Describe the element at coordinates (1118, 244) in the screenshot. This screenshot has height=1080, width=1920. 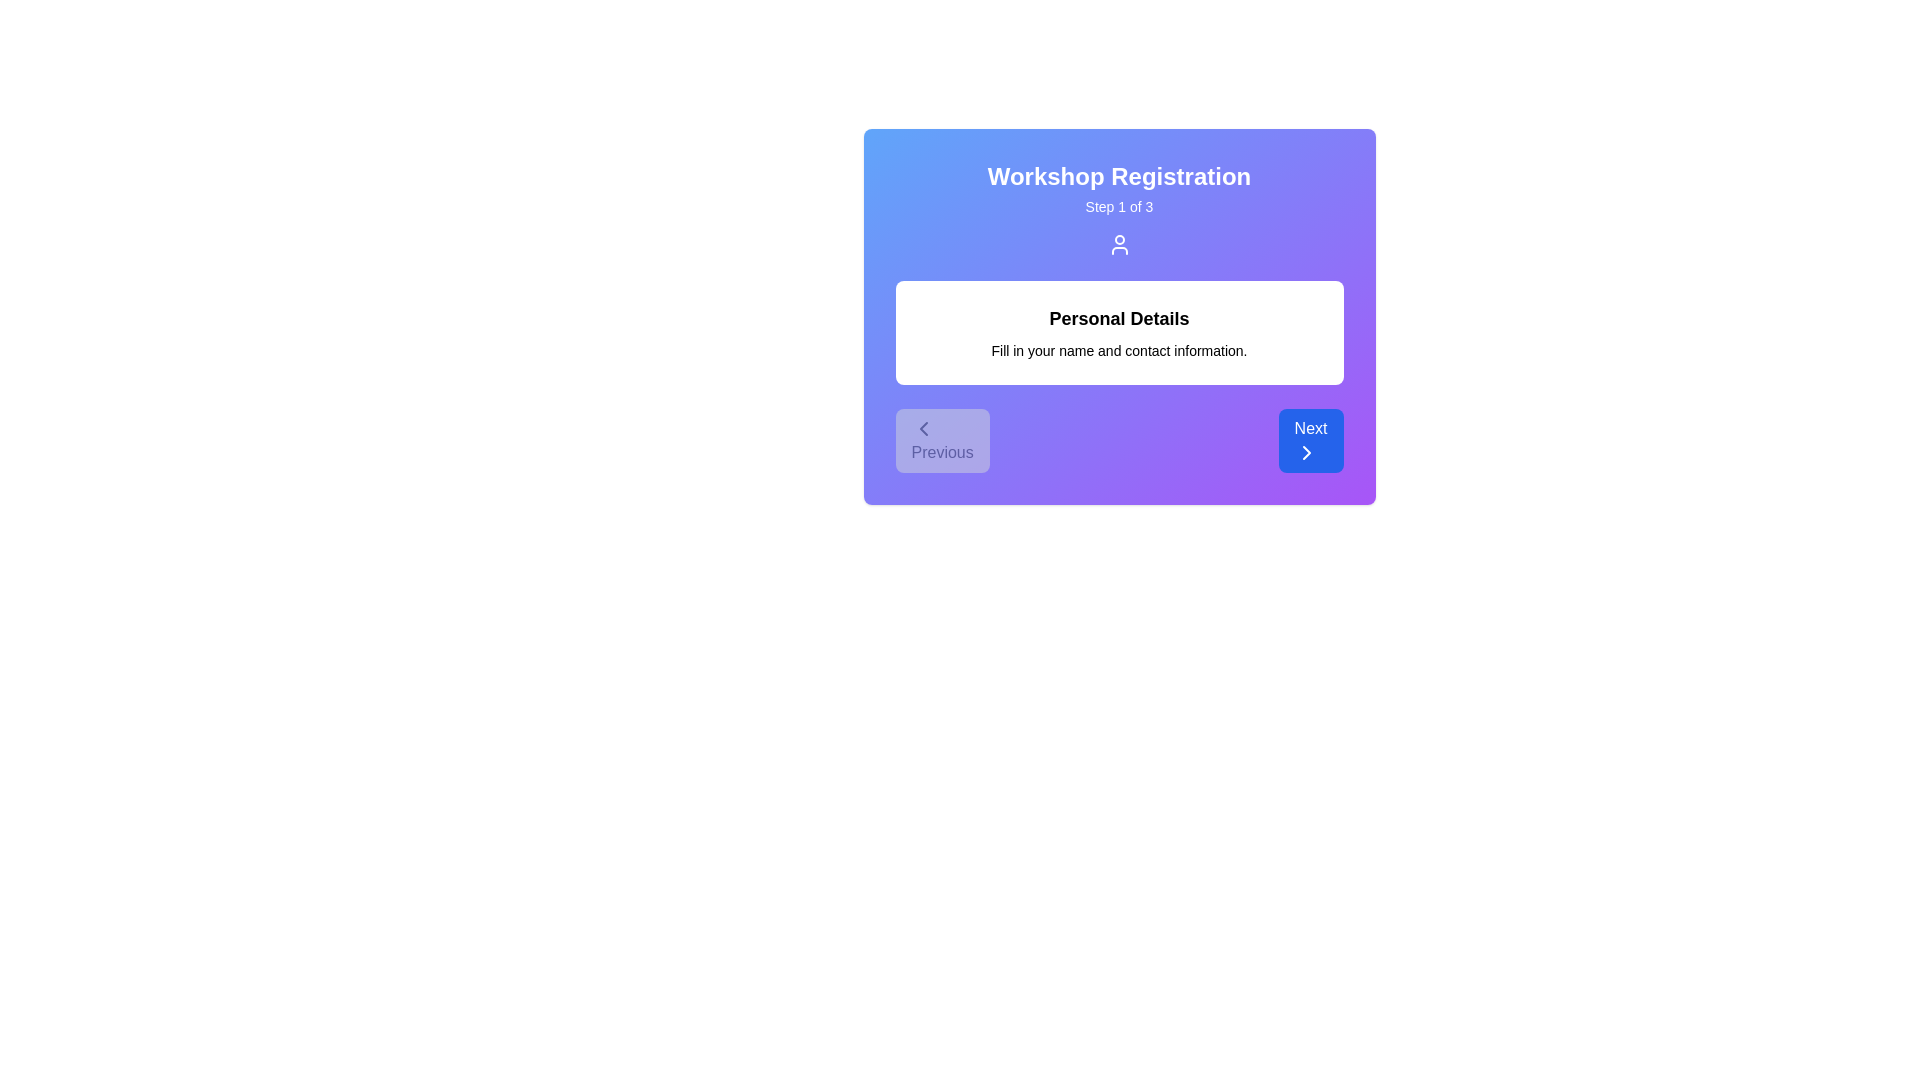
I see `the user silhouette icon, which is centrally positioned below the 'Workshop Registration' header and above the 'Personal Details' section, characterized by its line-drawing format and sharp edges` at that location.